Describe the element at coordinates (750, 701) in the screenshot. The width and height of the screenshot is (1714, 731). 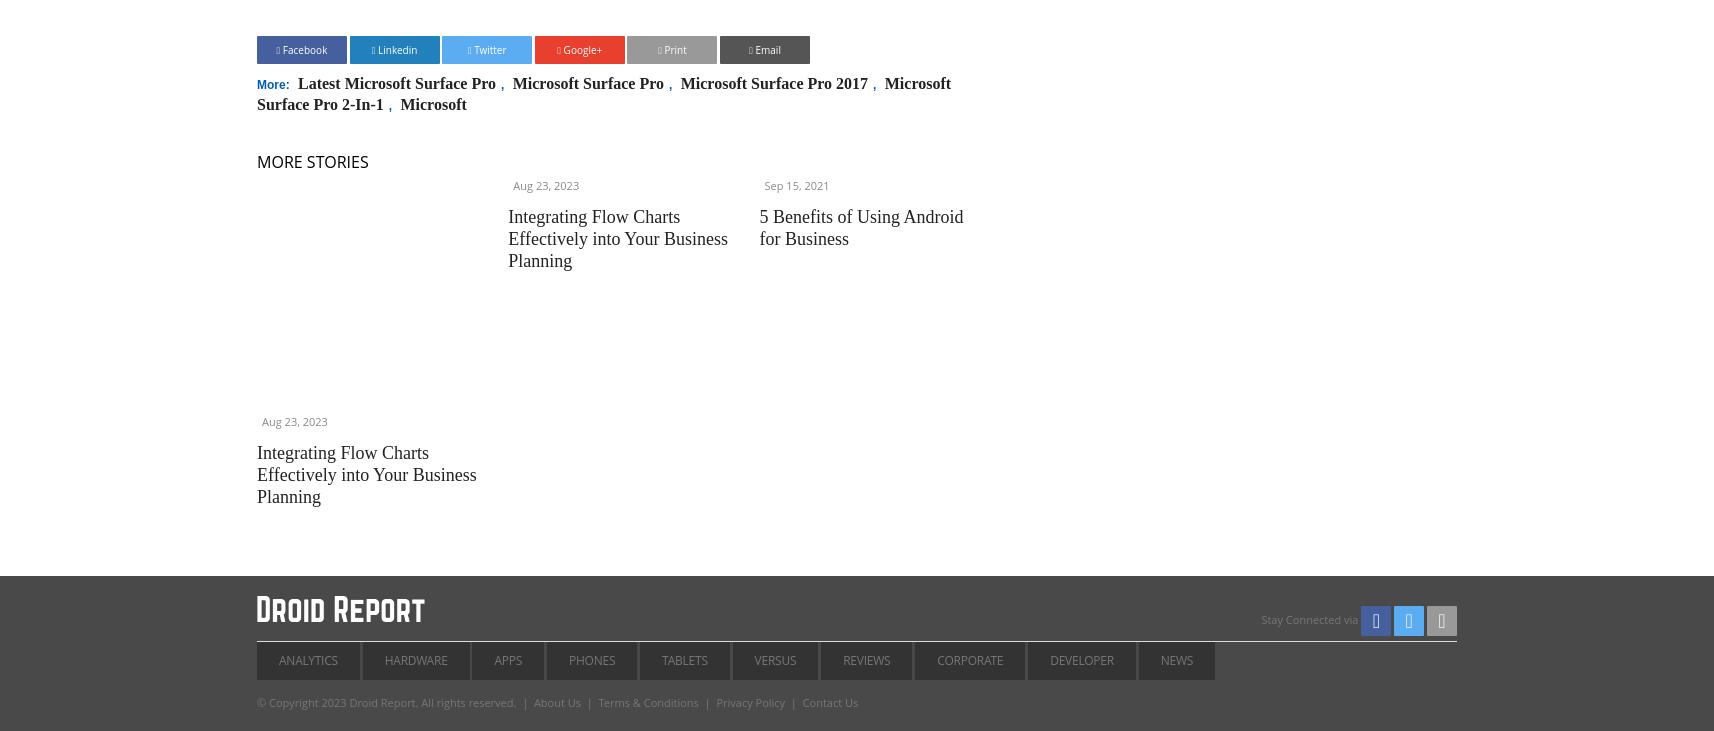
I see `'Privacy Policy'` at that location.